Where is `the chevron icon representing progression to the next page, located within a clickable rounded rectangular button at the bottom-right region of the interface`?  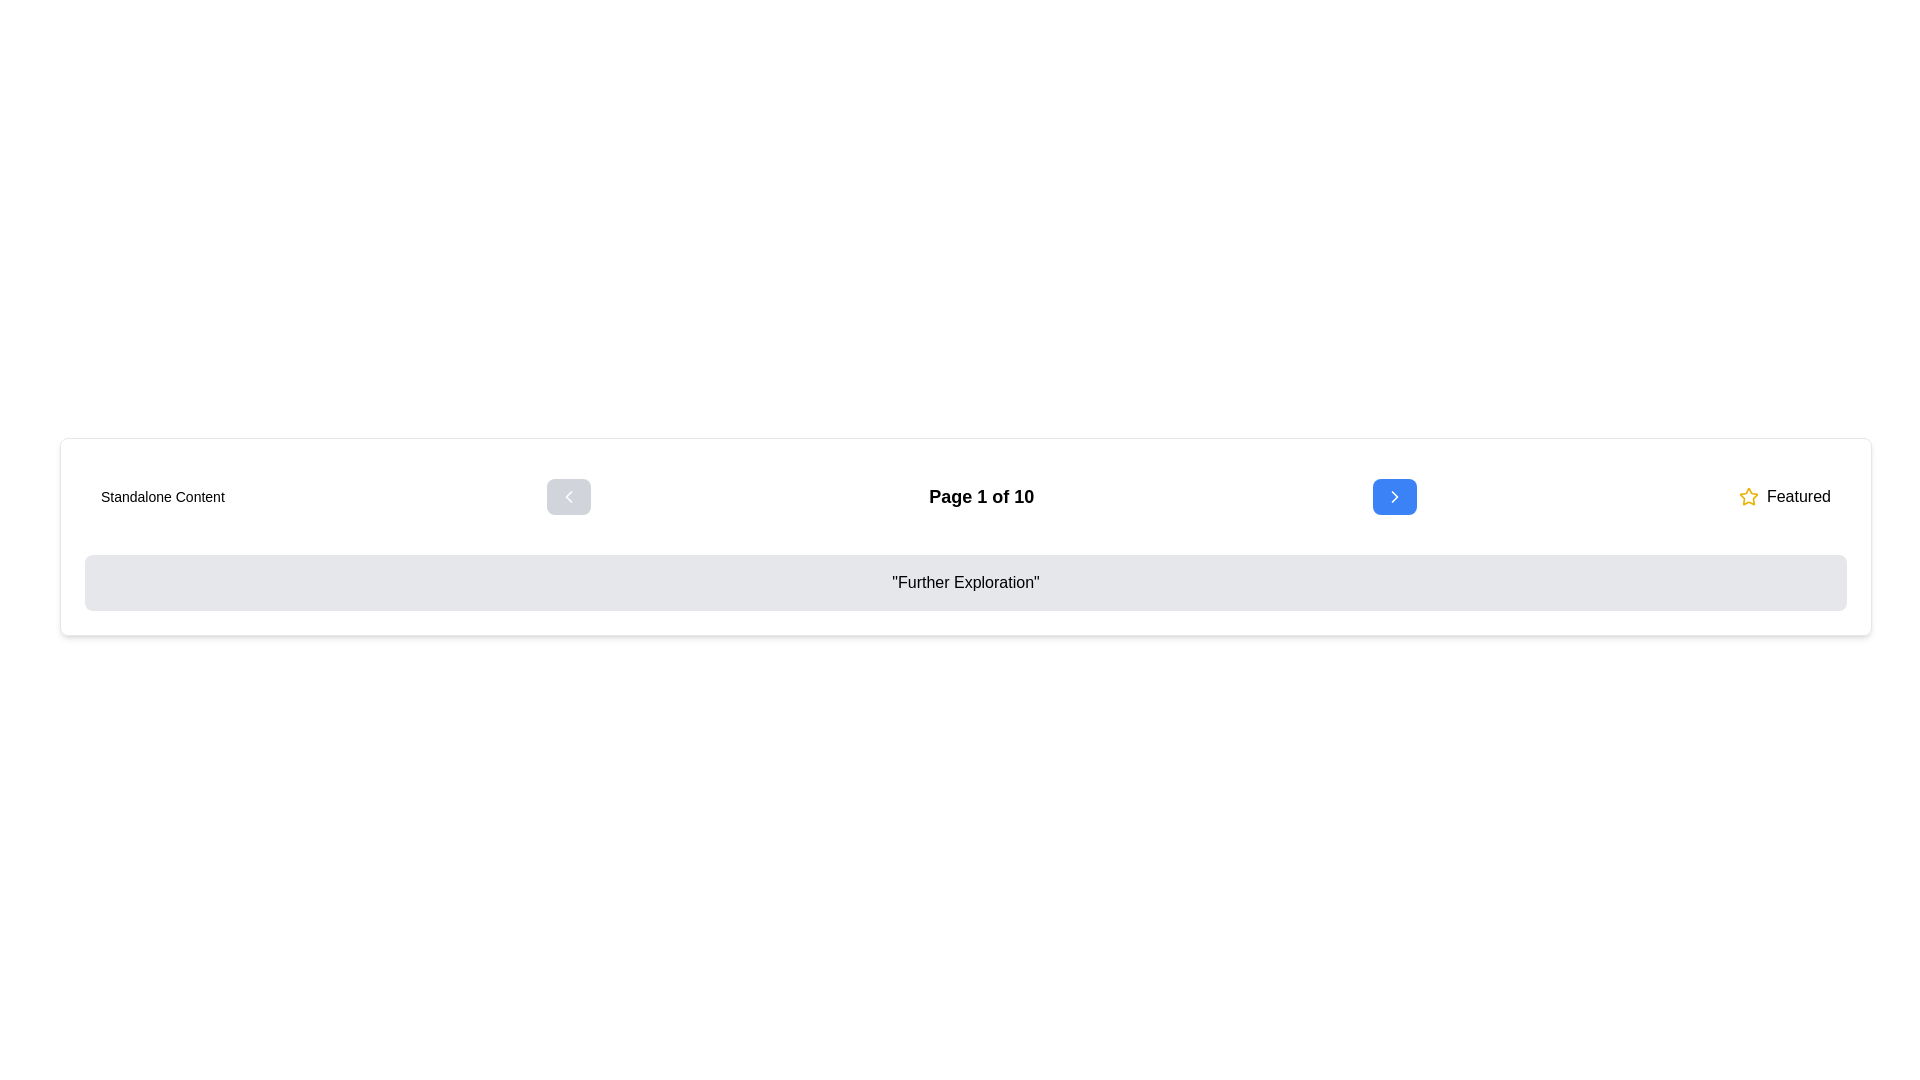 the chevron icon representing progression to the next page, located within a clickable rounded rectangular button at the bottom-right region of the interface is located at coordinates (1393, 496).